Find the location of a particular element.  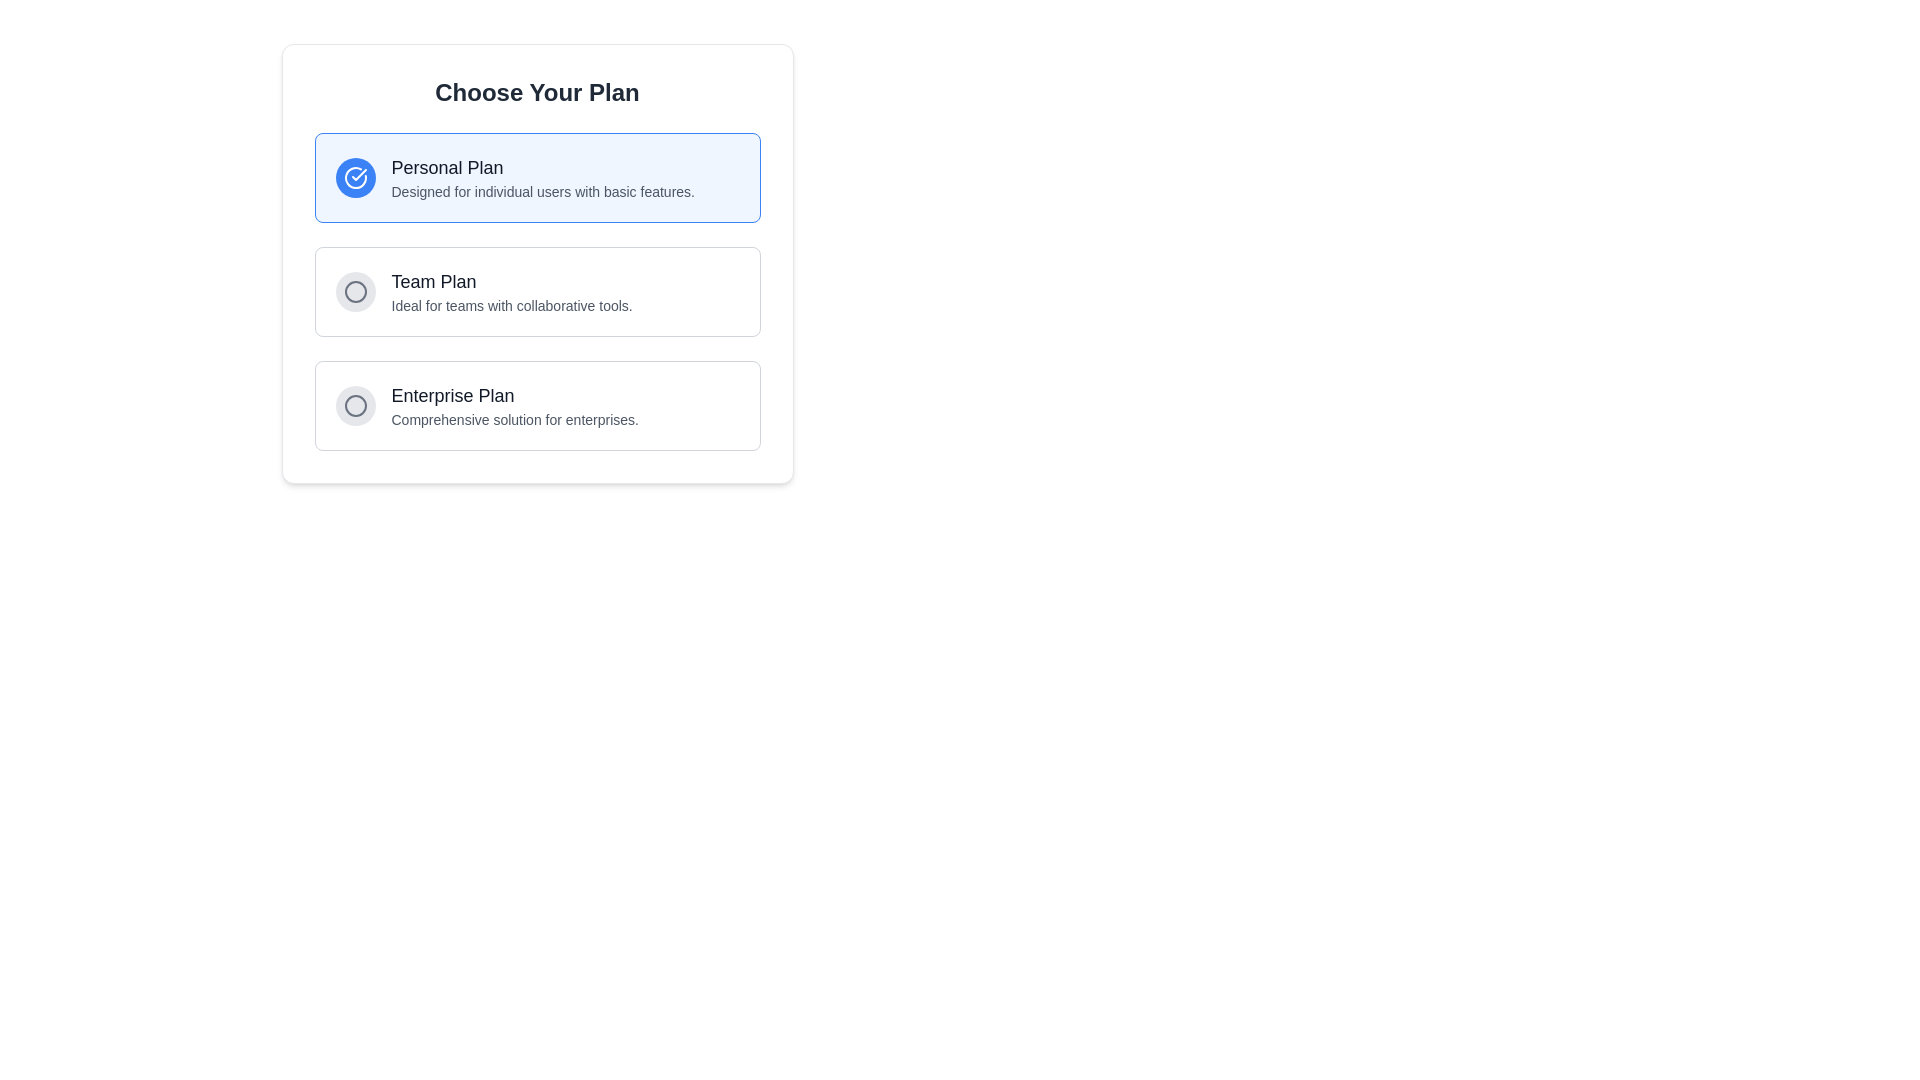

the decorative checkmark icon for the 'Personal Plan' option located at the top-left corner of the 'Personal Plan' selection card in the 'Choose Your Plan' section is located at coordinates (355, 176).